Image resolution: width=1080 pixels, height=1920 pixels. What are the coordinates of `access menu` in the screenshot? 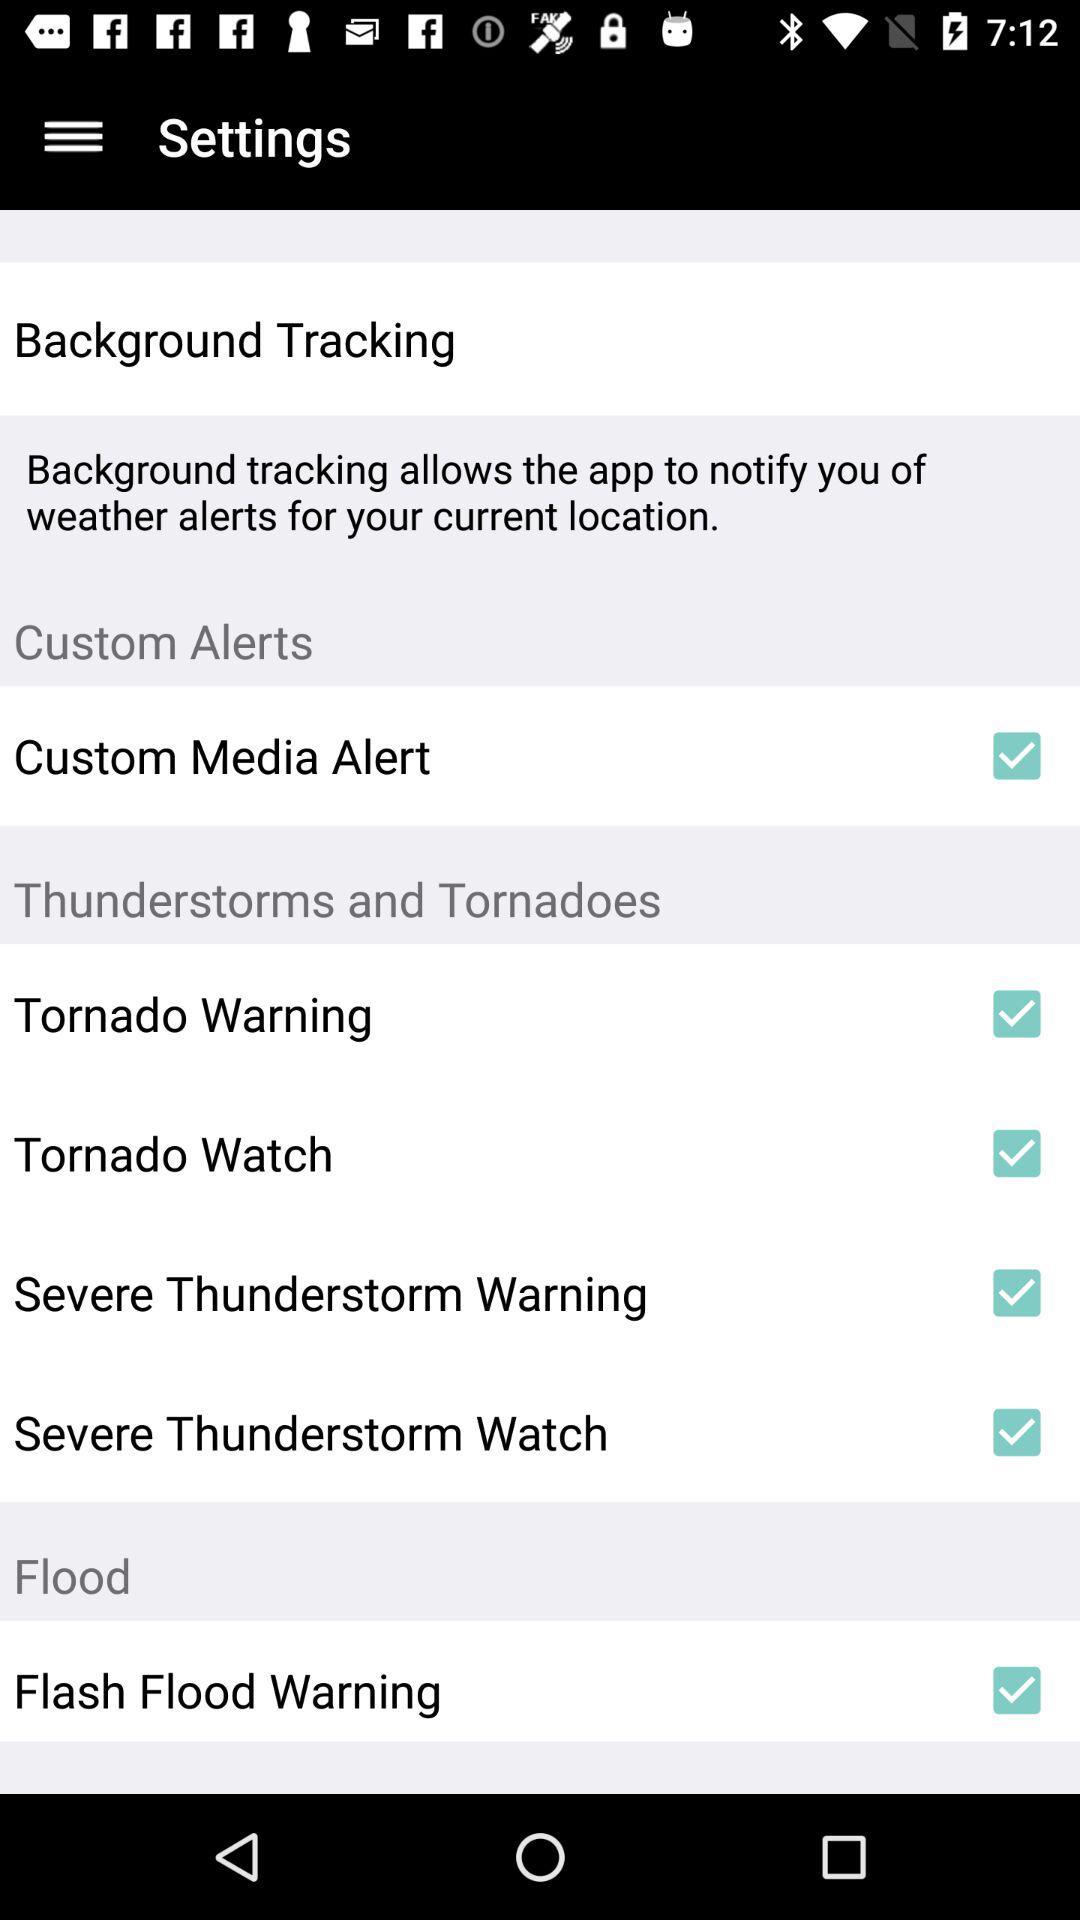 It's located at (72, 135).